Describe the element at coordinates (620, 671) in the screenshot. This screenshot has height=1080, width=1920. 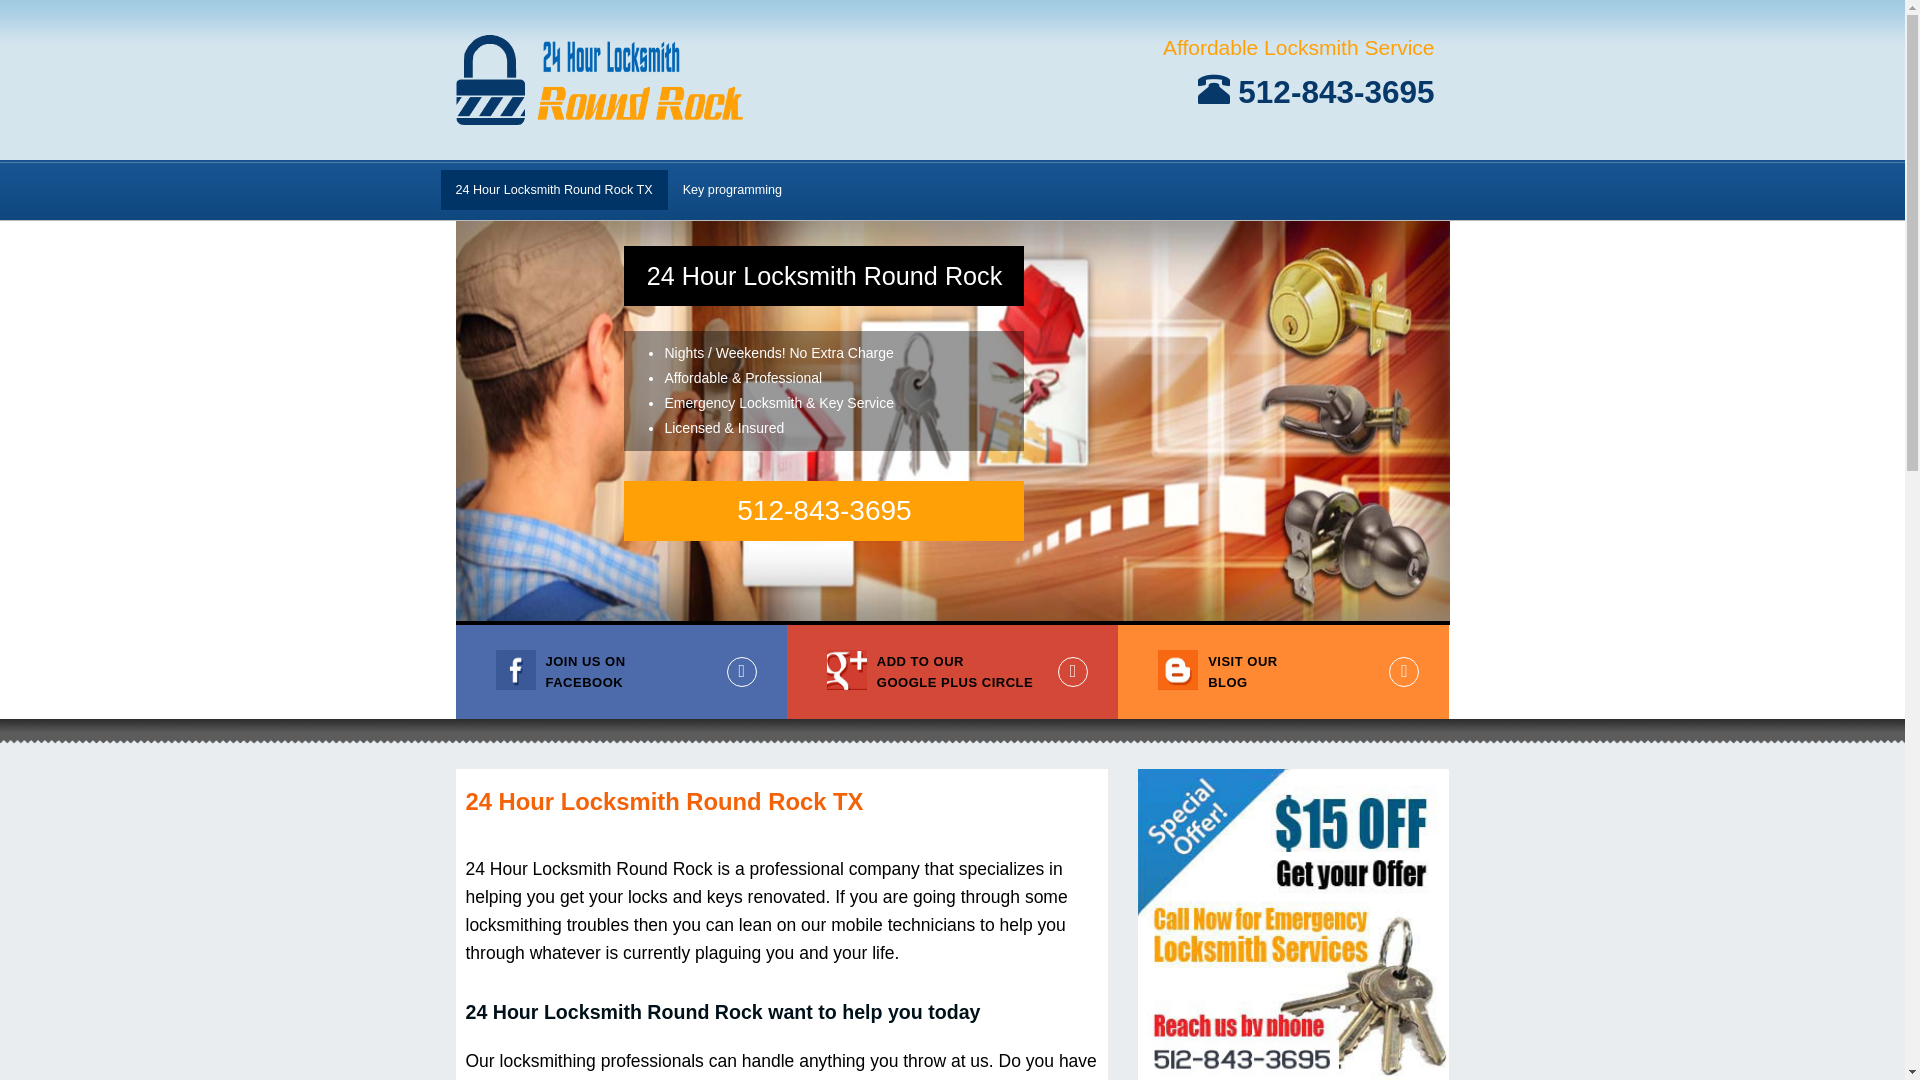
I see `'JOIN US ON` at that location.